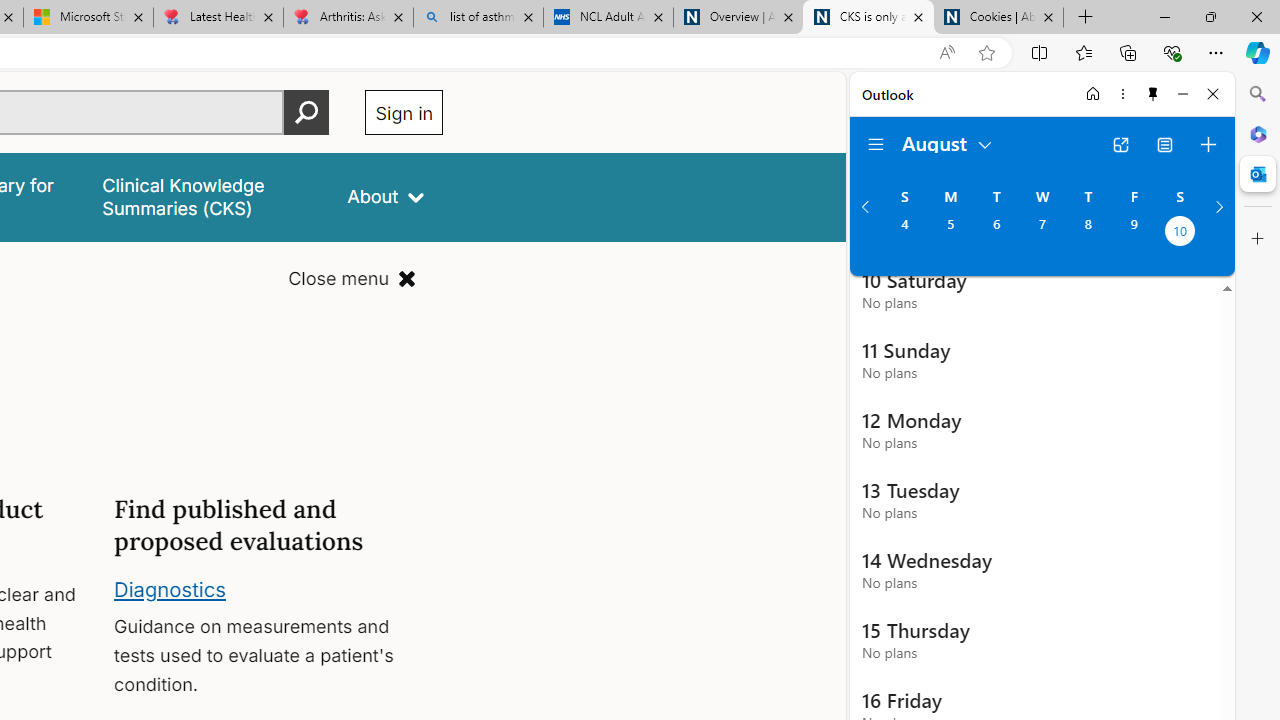 The height and width of the screenshot is (720, 1280). I want to click on 'Open in new tab', so click(1120, 144).